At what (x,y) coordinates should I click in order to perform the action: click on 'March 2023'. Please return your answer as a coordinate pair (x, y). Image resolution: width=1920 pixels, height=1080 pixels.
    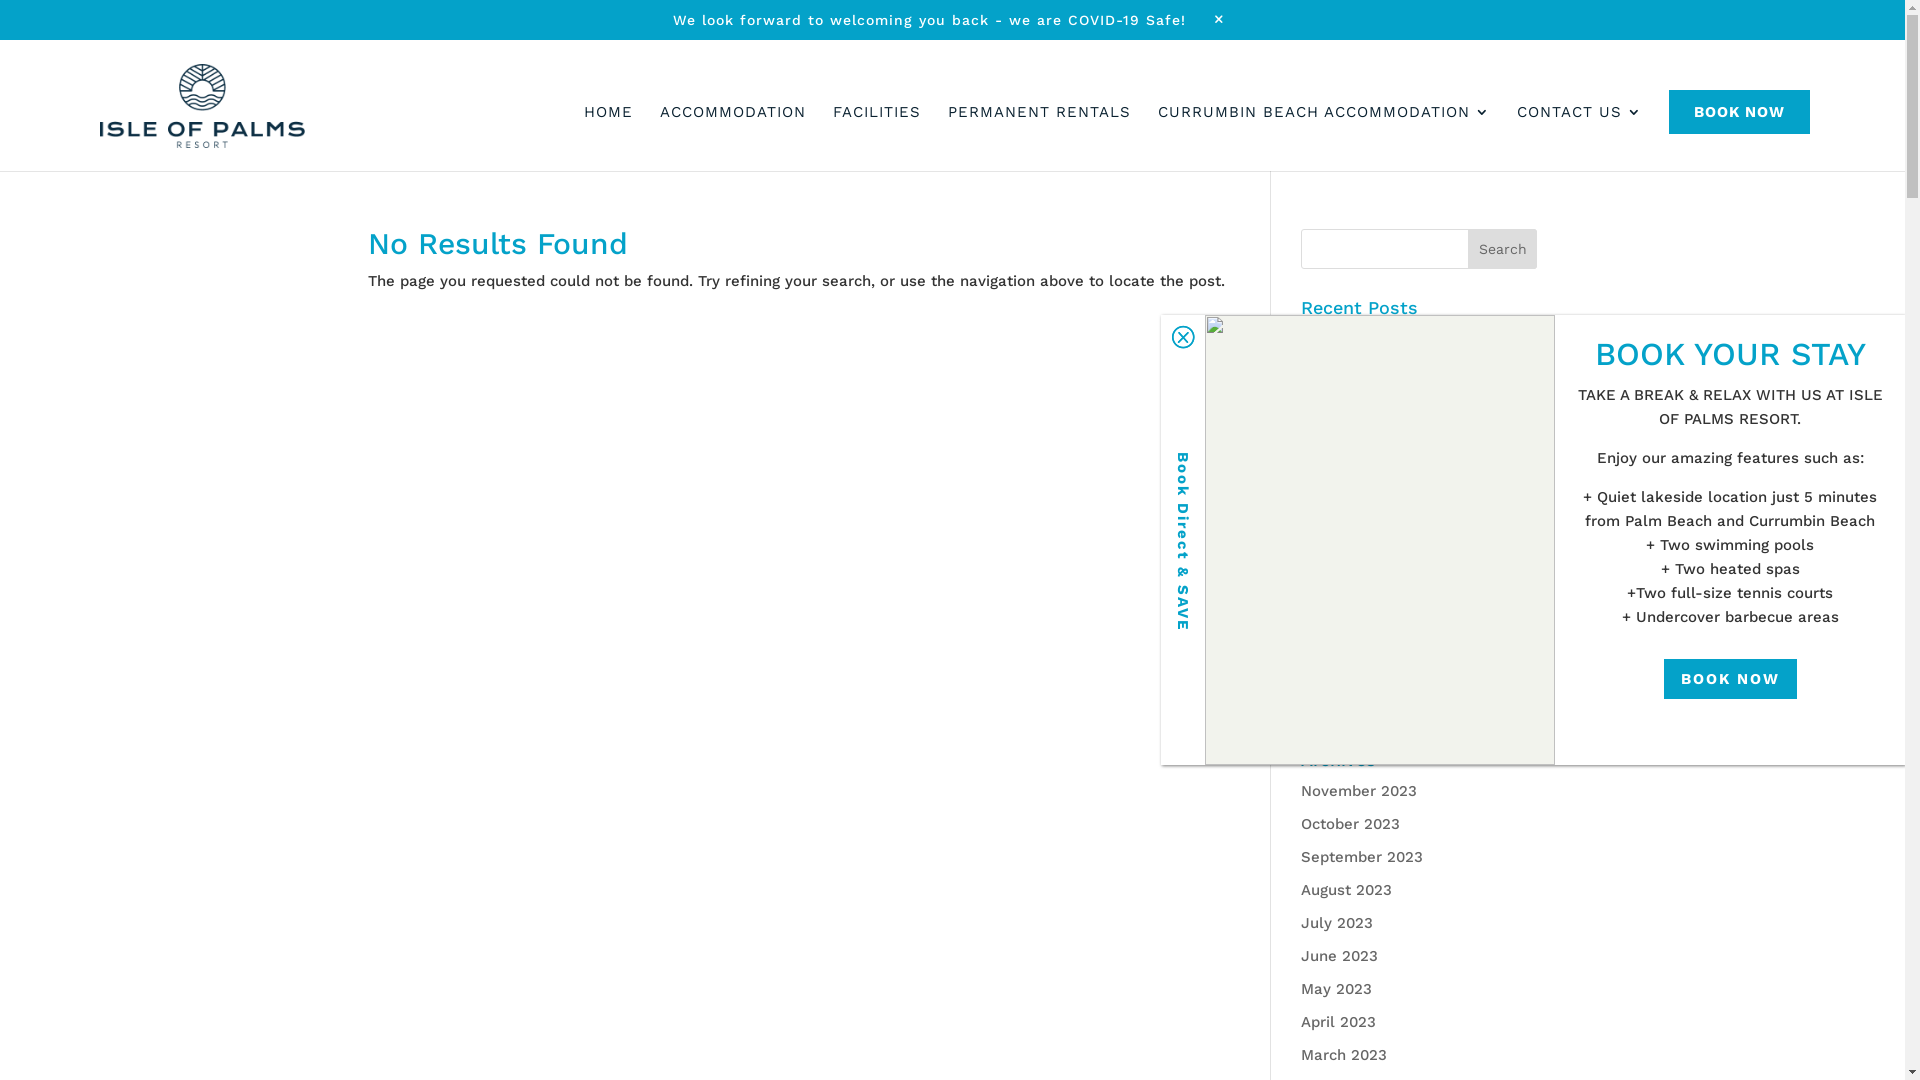
    Looking at the image, I should click on (1300, 1054).